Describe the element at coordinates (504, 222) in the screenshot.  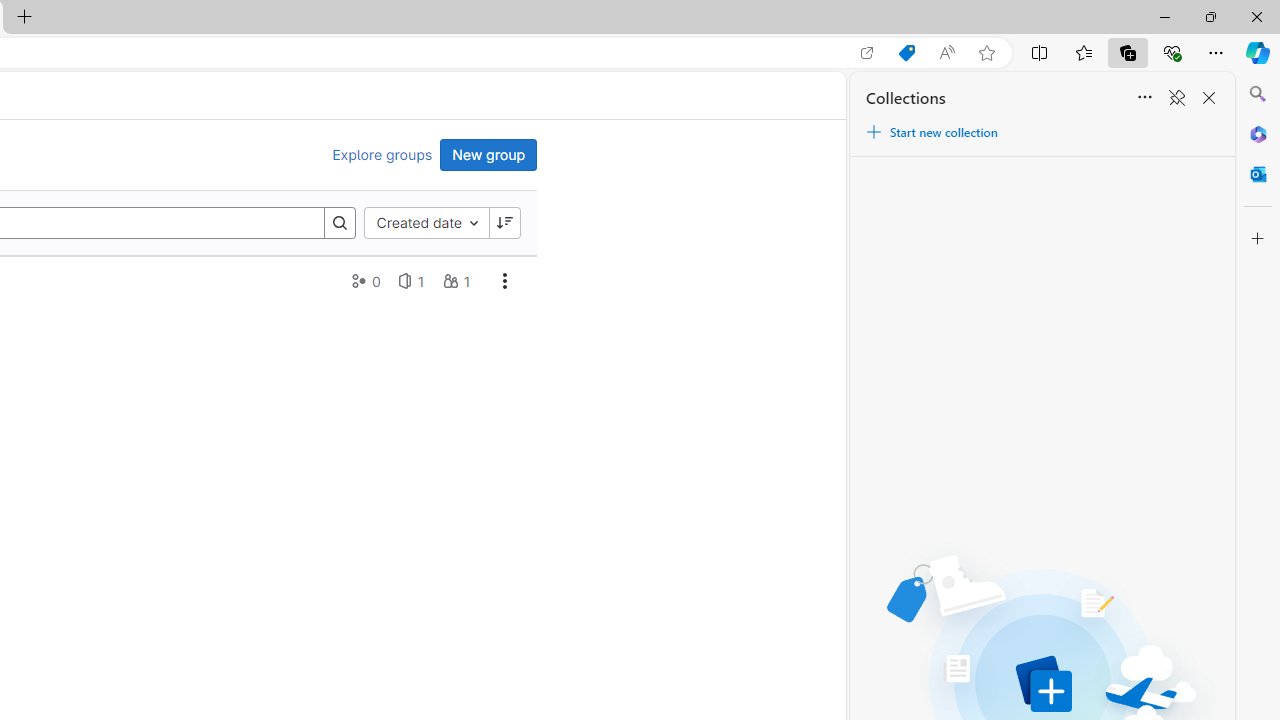
I see `'Sort direction: Descending'` at that location.